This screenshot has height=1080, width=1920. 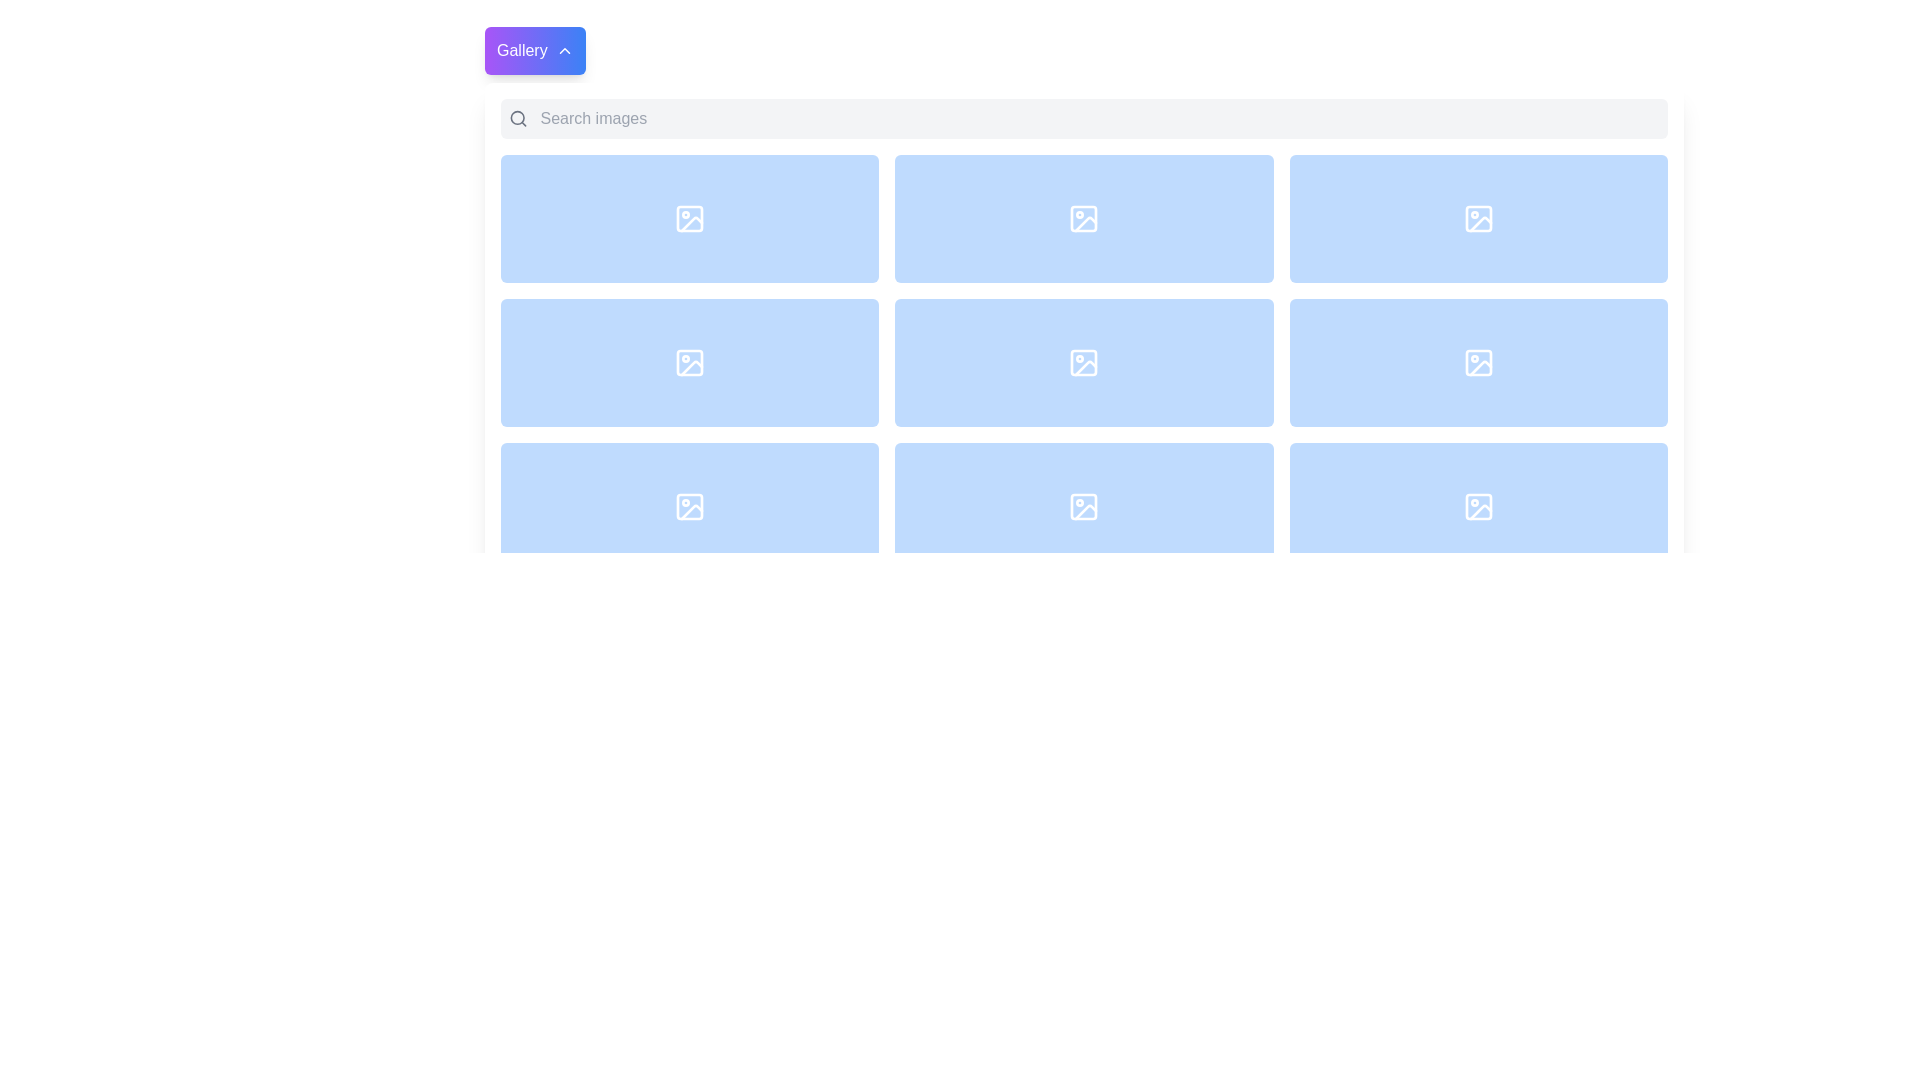 What do you see at coordinates (1478, 219) in the screenshot?
I see `the SVG image icon with a sun and landscape design, located in the second row and third column of a 3x4 grid layout` at bounding box center [1478, 219].